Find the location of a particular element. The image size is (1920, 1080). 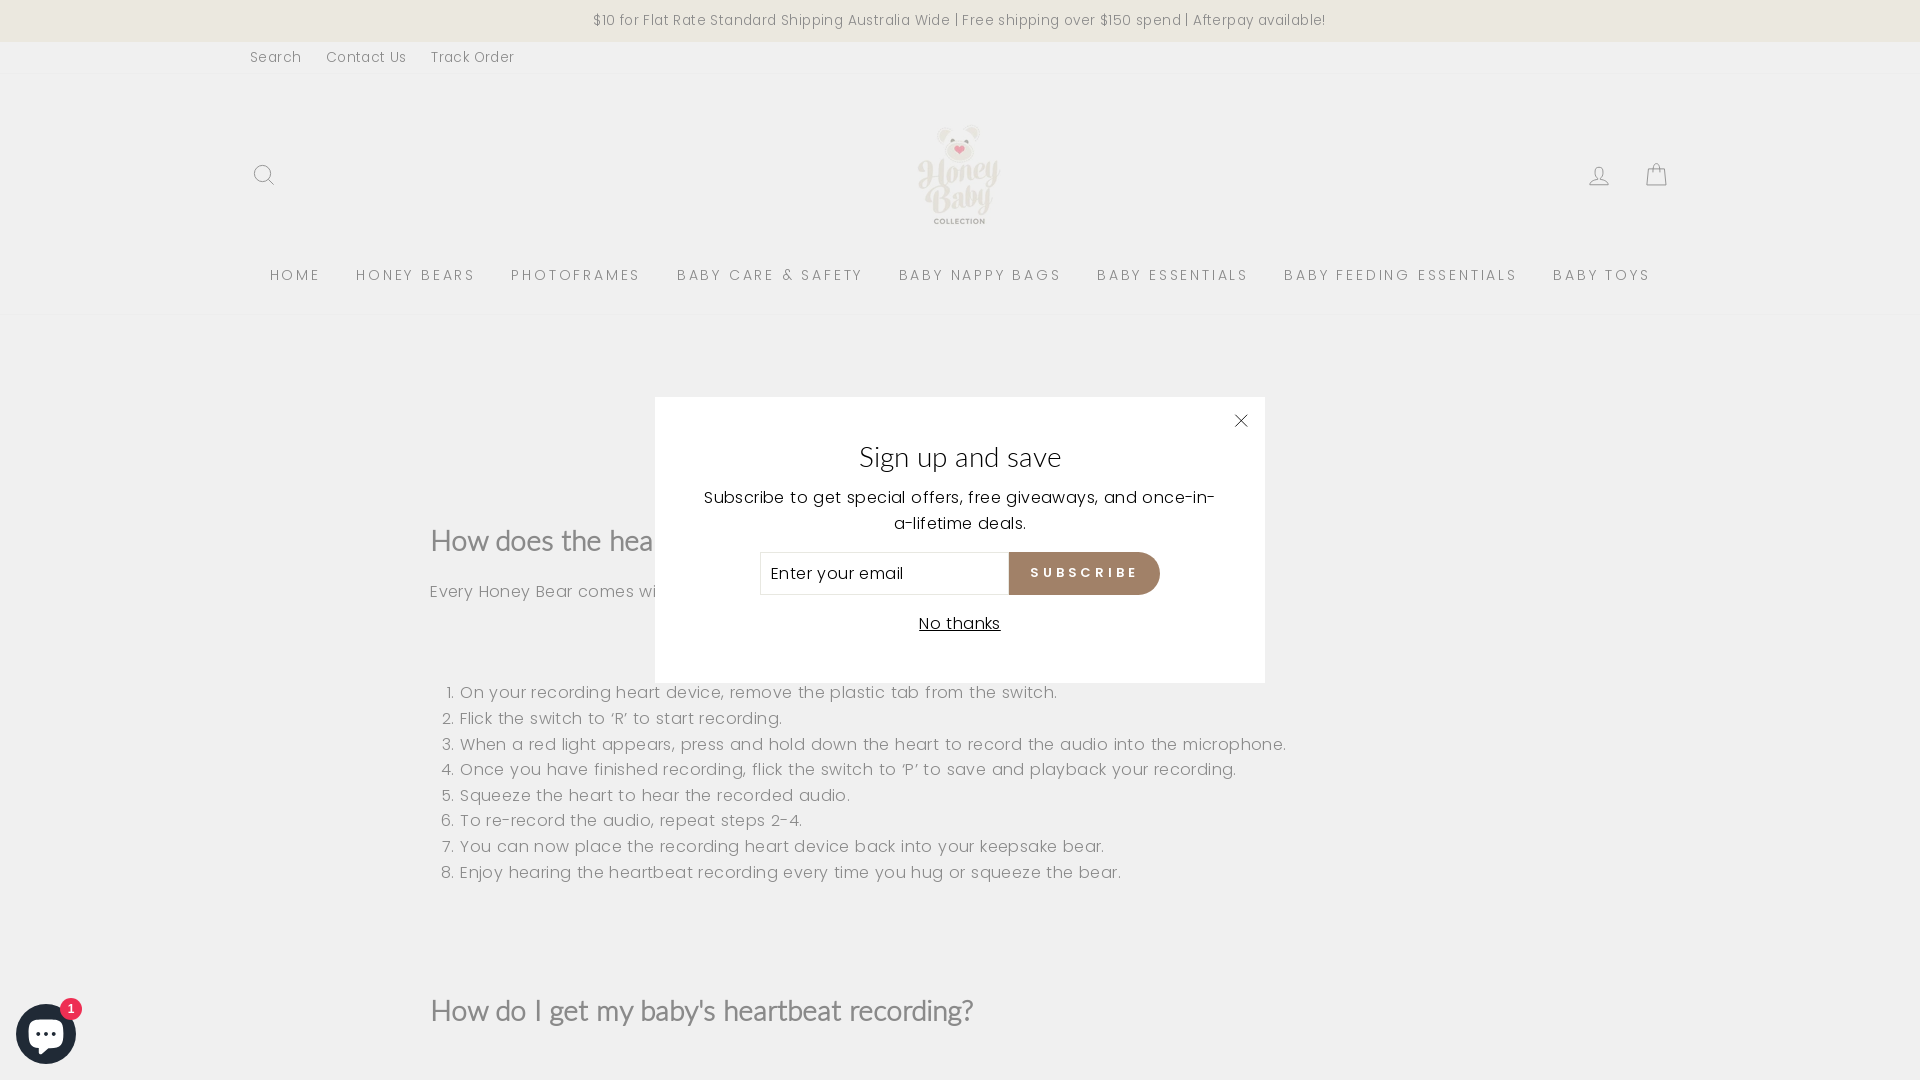

'BABY CARE & SAFETY' is located at coordinates (662, 274).